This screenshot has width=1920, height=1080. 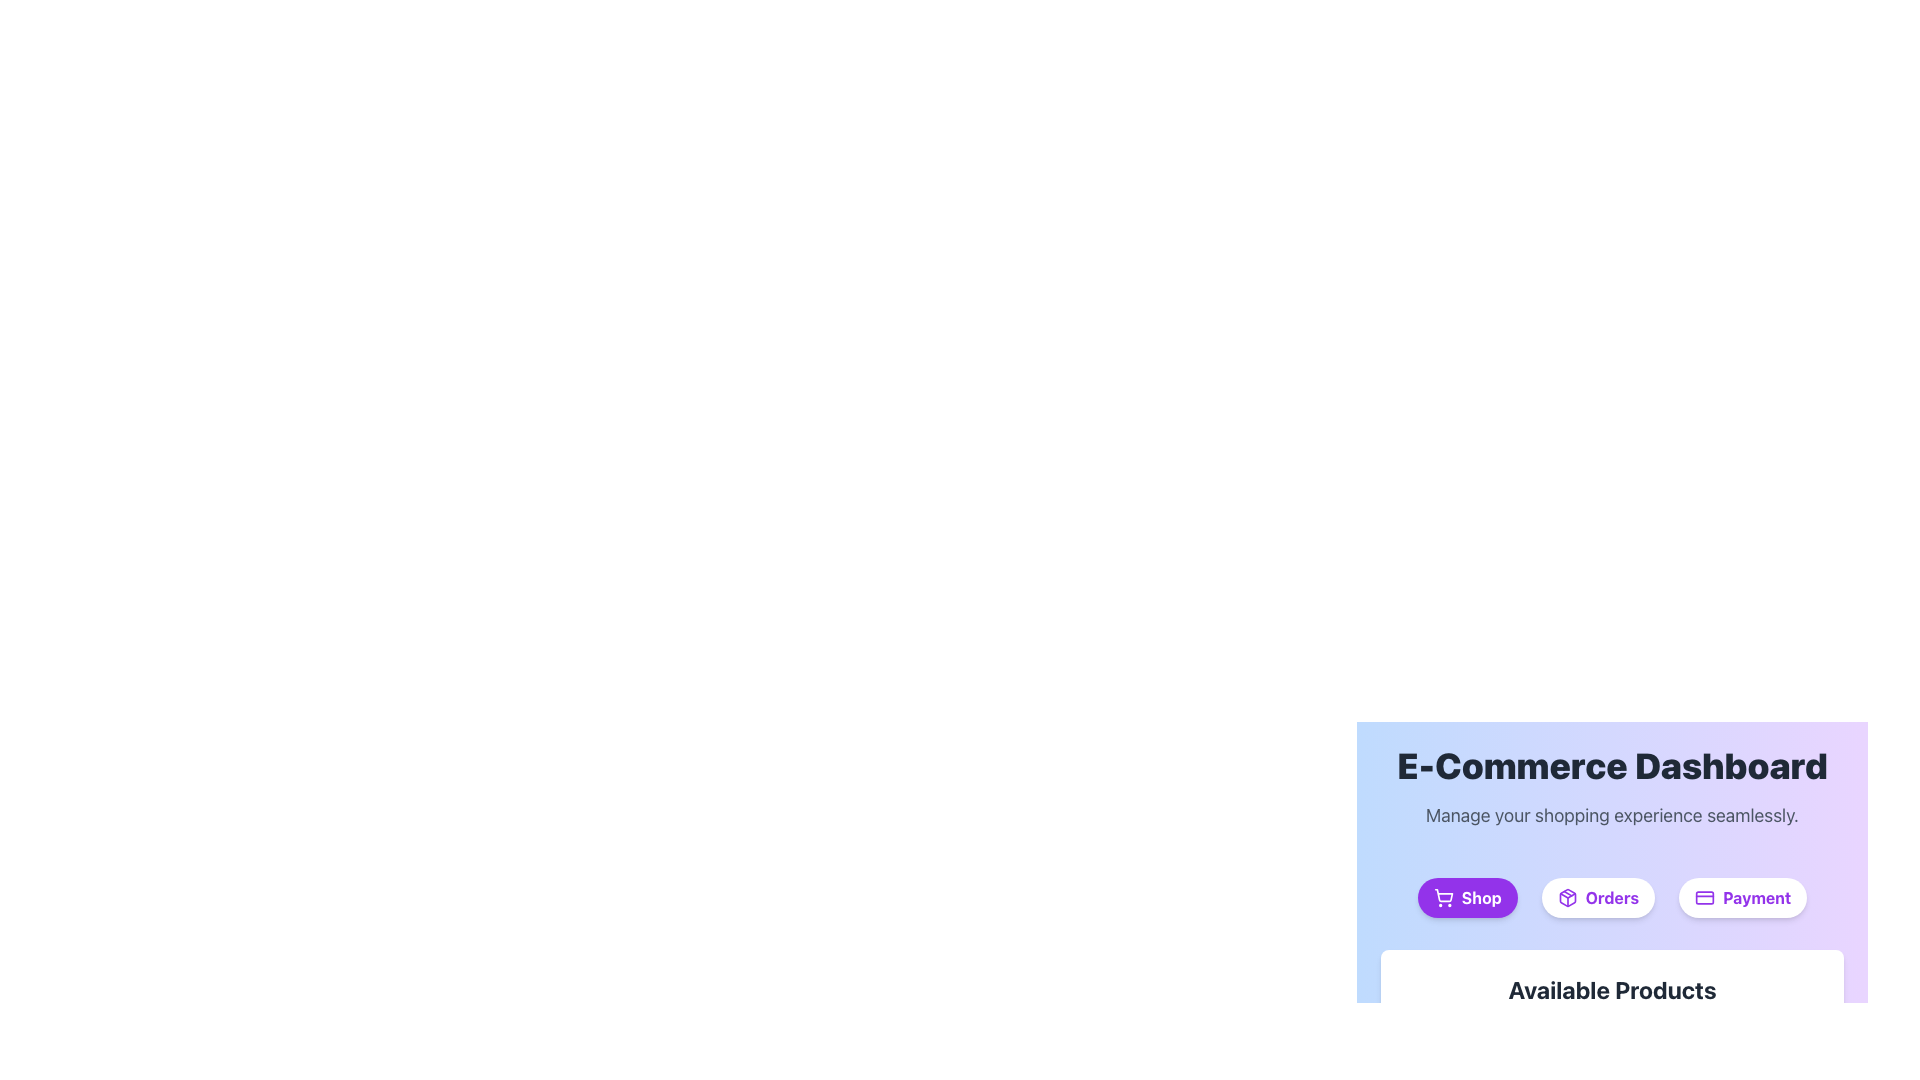 I want to click on the 'Orders' button with a white background and purple text, so click(x=1597, y=897).